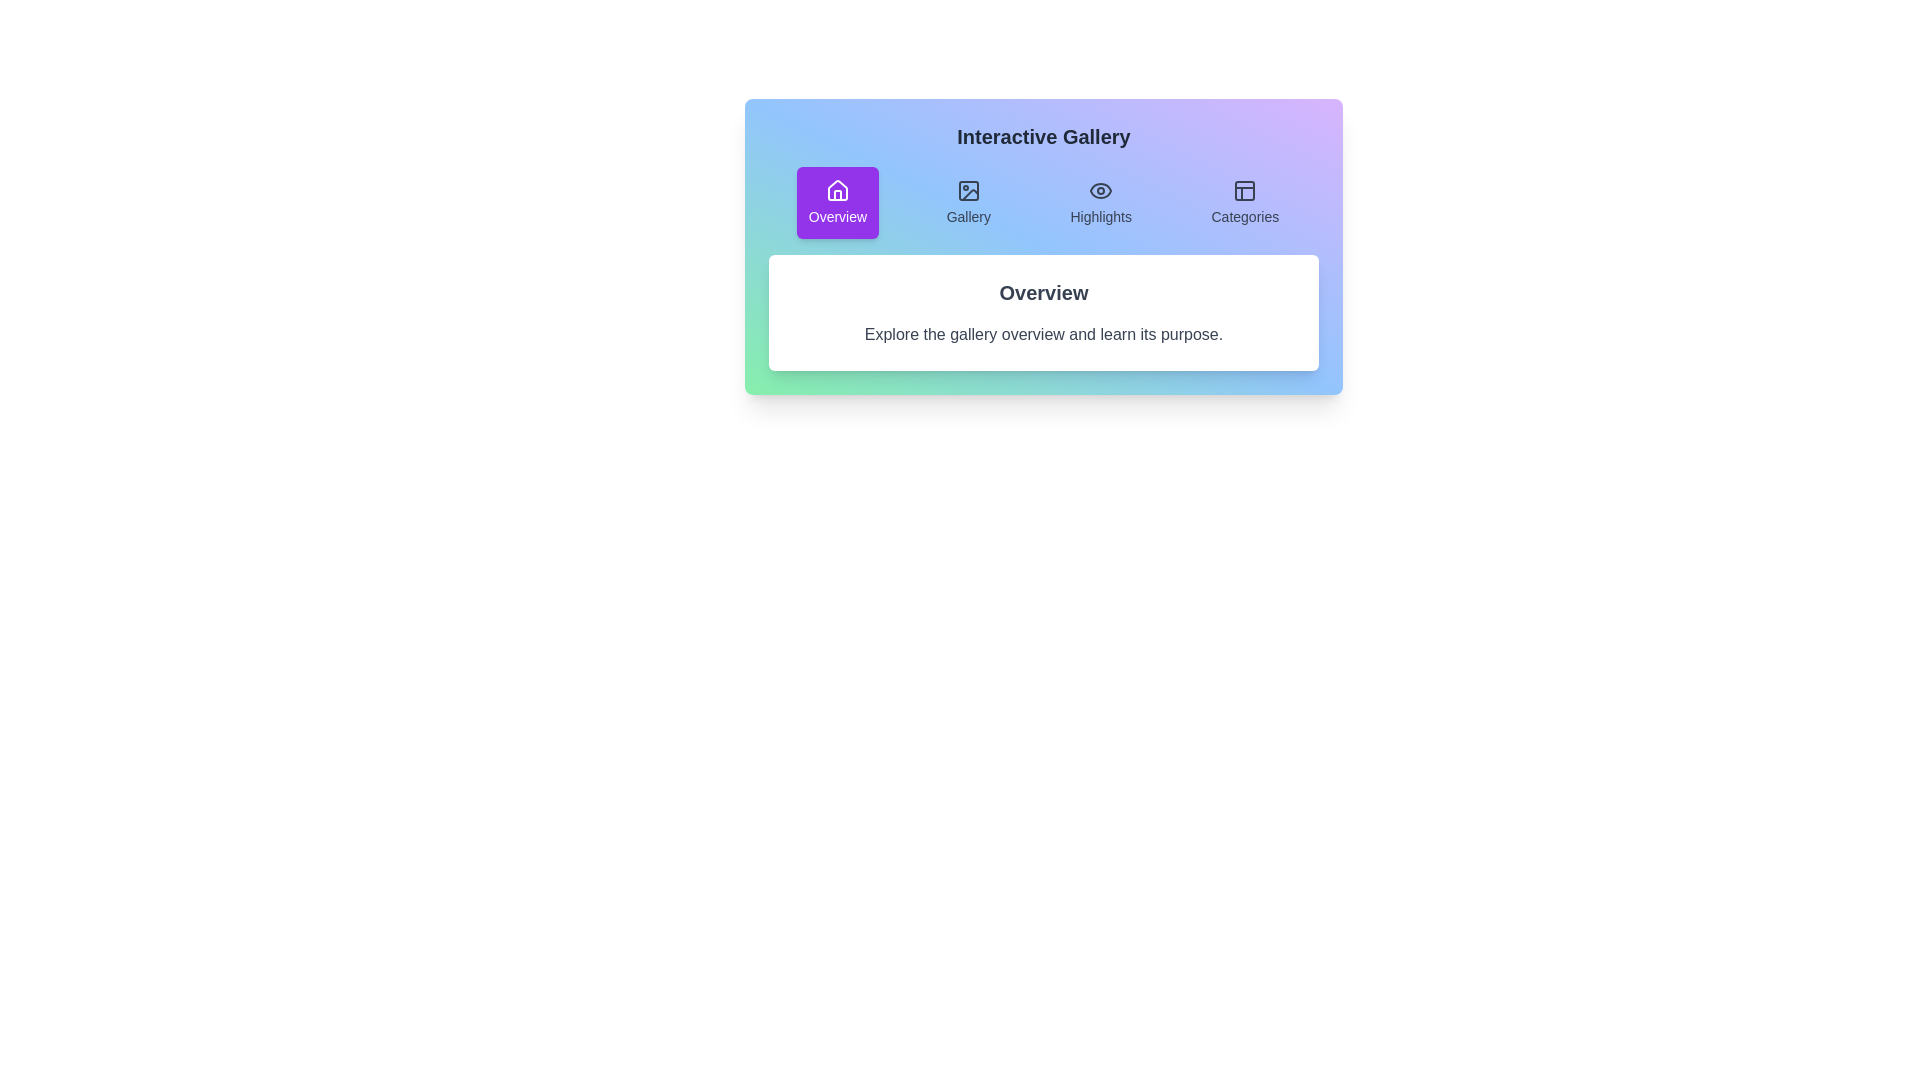 This screenshot has width=1920, height=1080. I want to click on the Gallery tab by clicking on it, so click(968, 203).